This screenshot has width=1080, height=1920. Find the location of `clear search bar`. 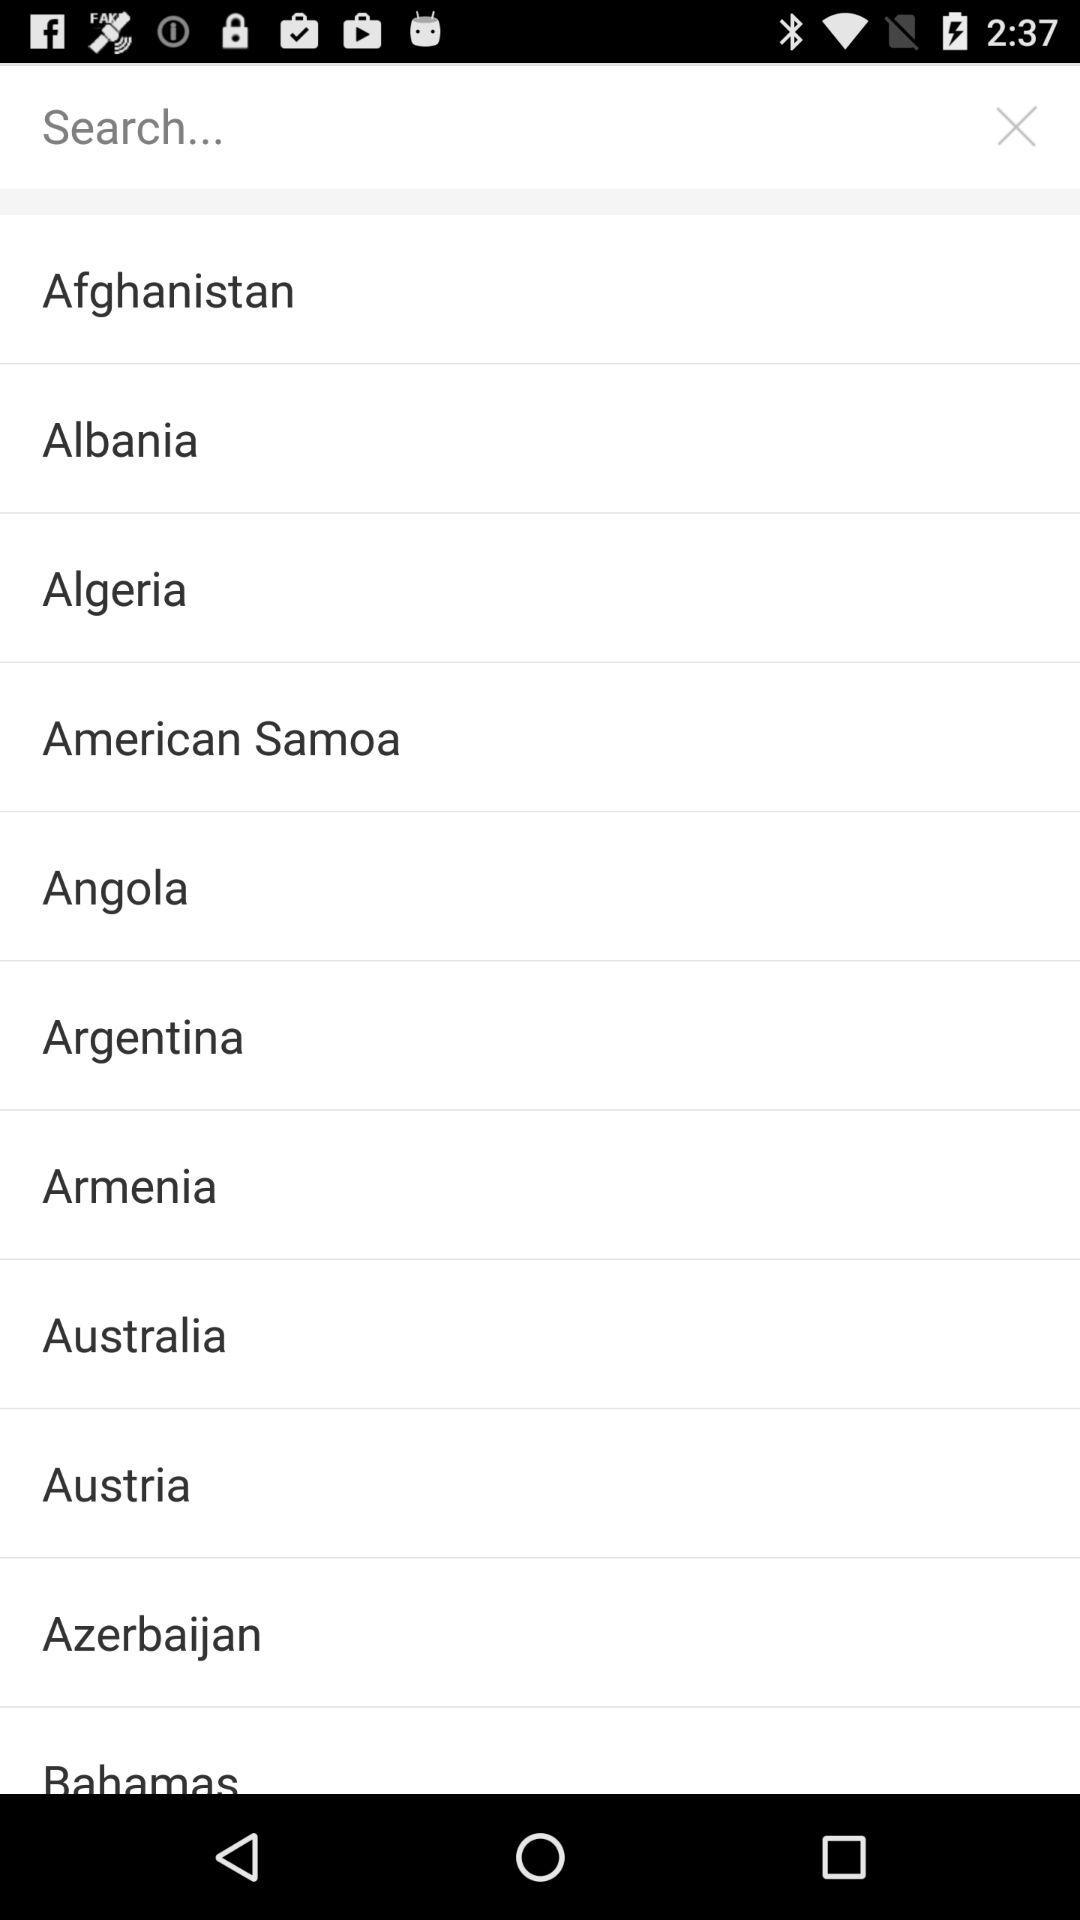

clear search bar is located at coordinates (1017, 124).